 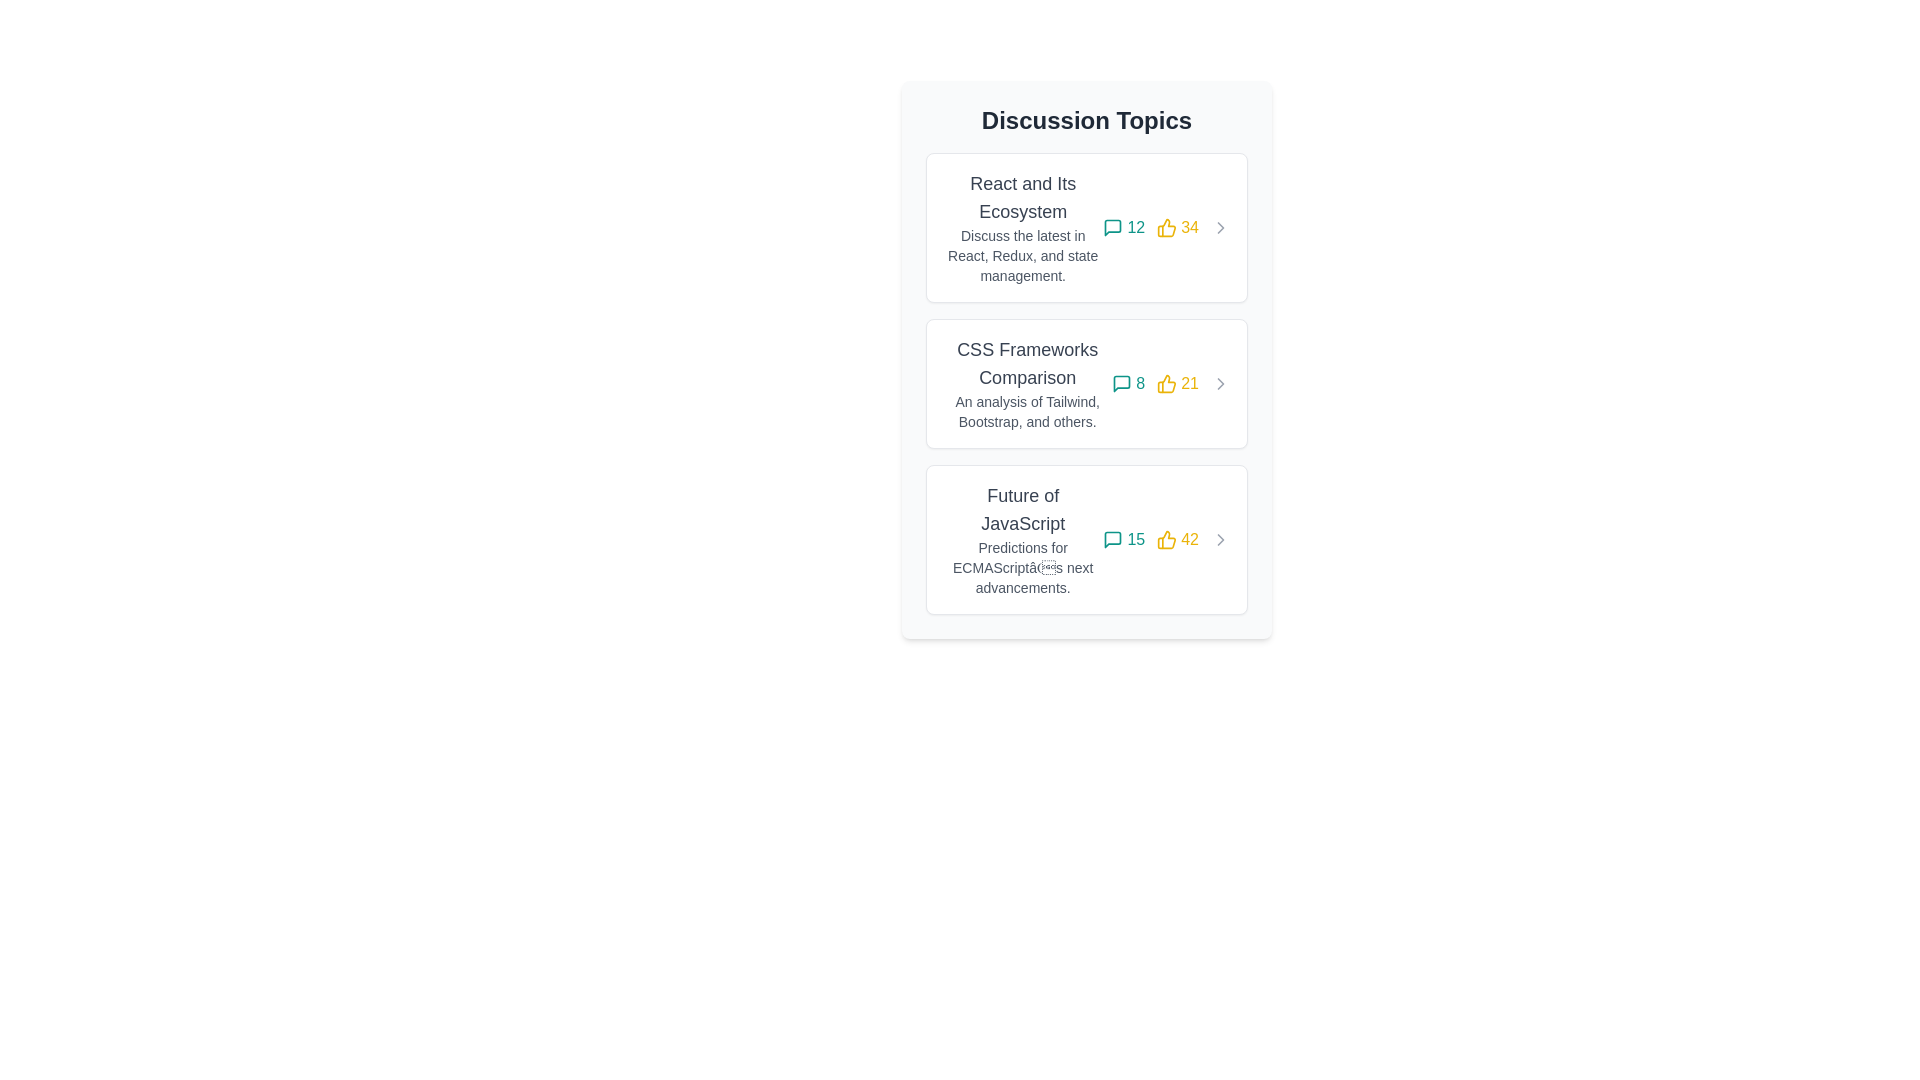 What do you see at coordinates (1167, 540) in the screenshot?
I see `the yellow thumbs-up icon located between the green comment count icon and the bold '42' text in the third card of the 'Discussion Topics' list to express a like` at bounding box center [1167, 540].